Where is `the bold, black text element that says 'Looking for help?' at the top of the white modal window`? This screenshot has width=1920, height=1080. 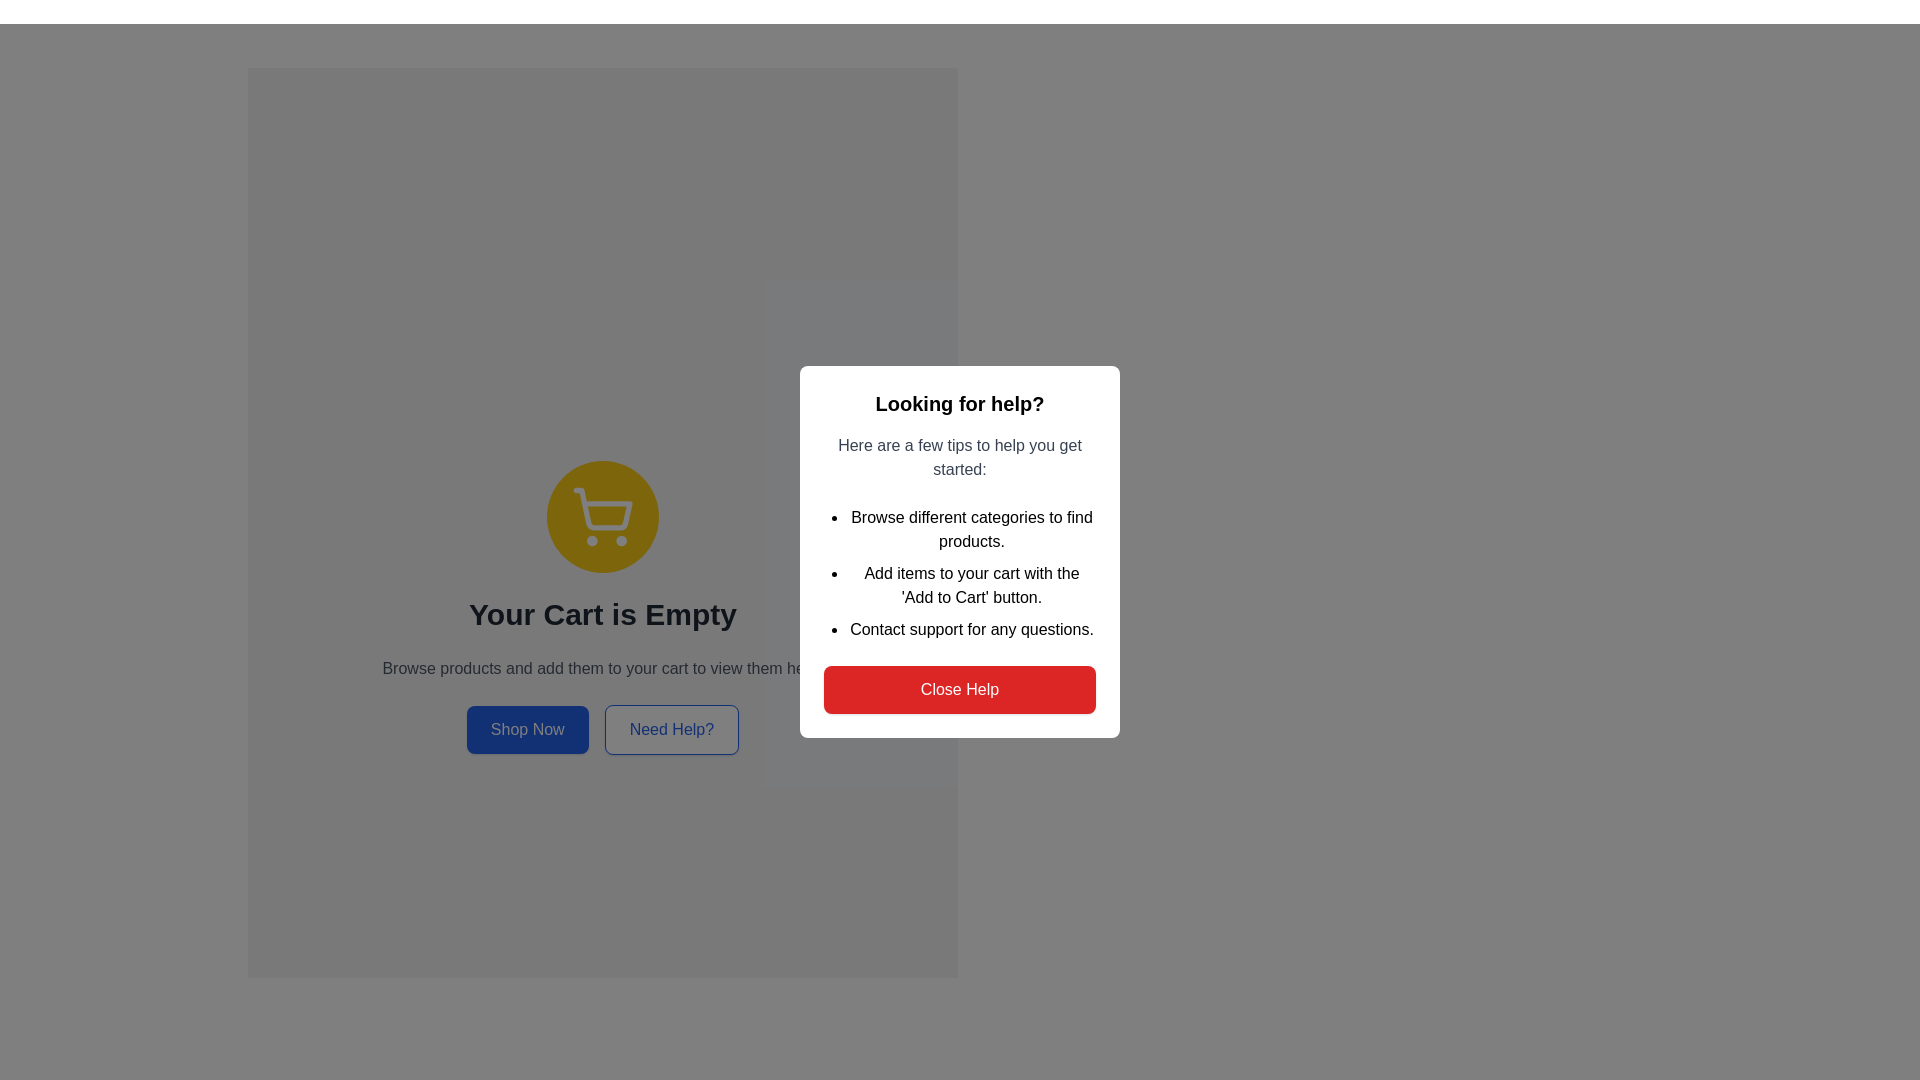 the bold, black text element that says 'Looking for help?' at the top of the white modal window is located at coordinates (960, 404).